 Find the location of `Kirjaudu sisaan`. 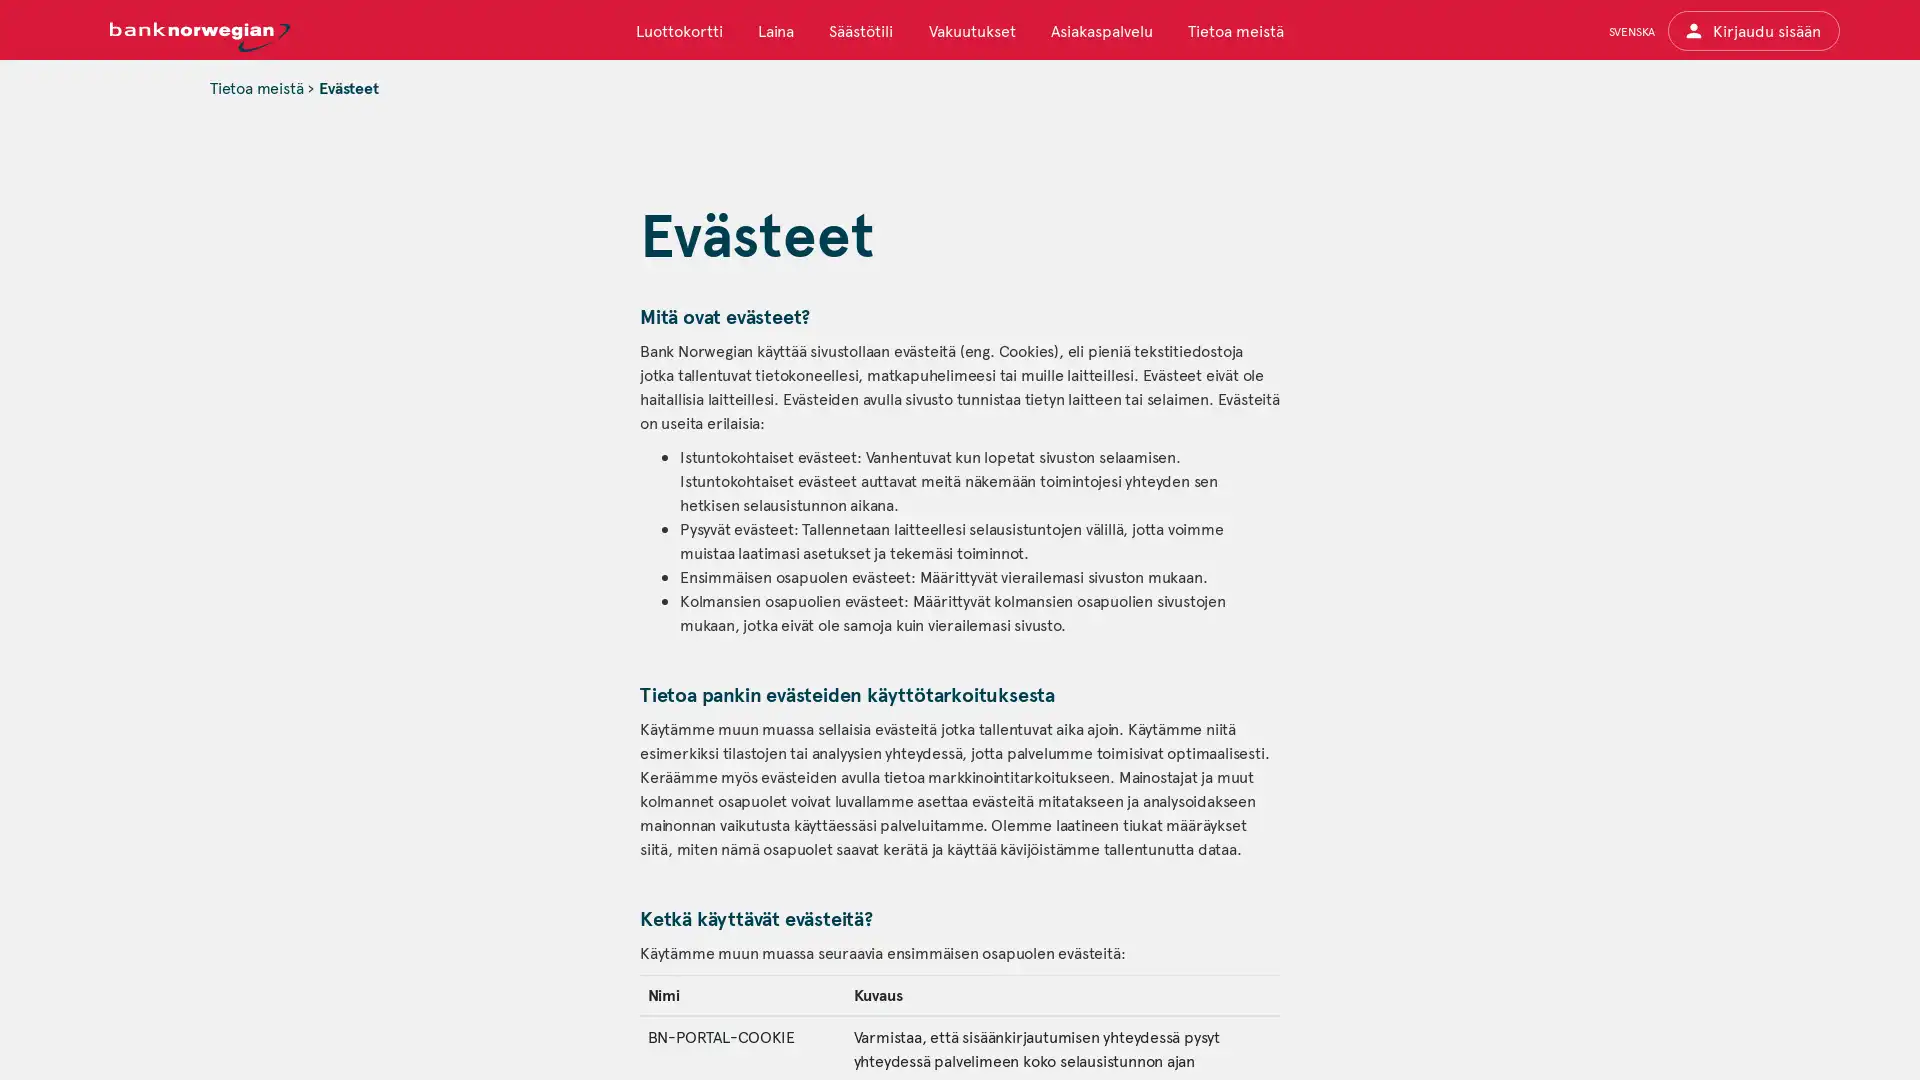

Kirjaudu sisaan is located at coordinates (1752, 30).